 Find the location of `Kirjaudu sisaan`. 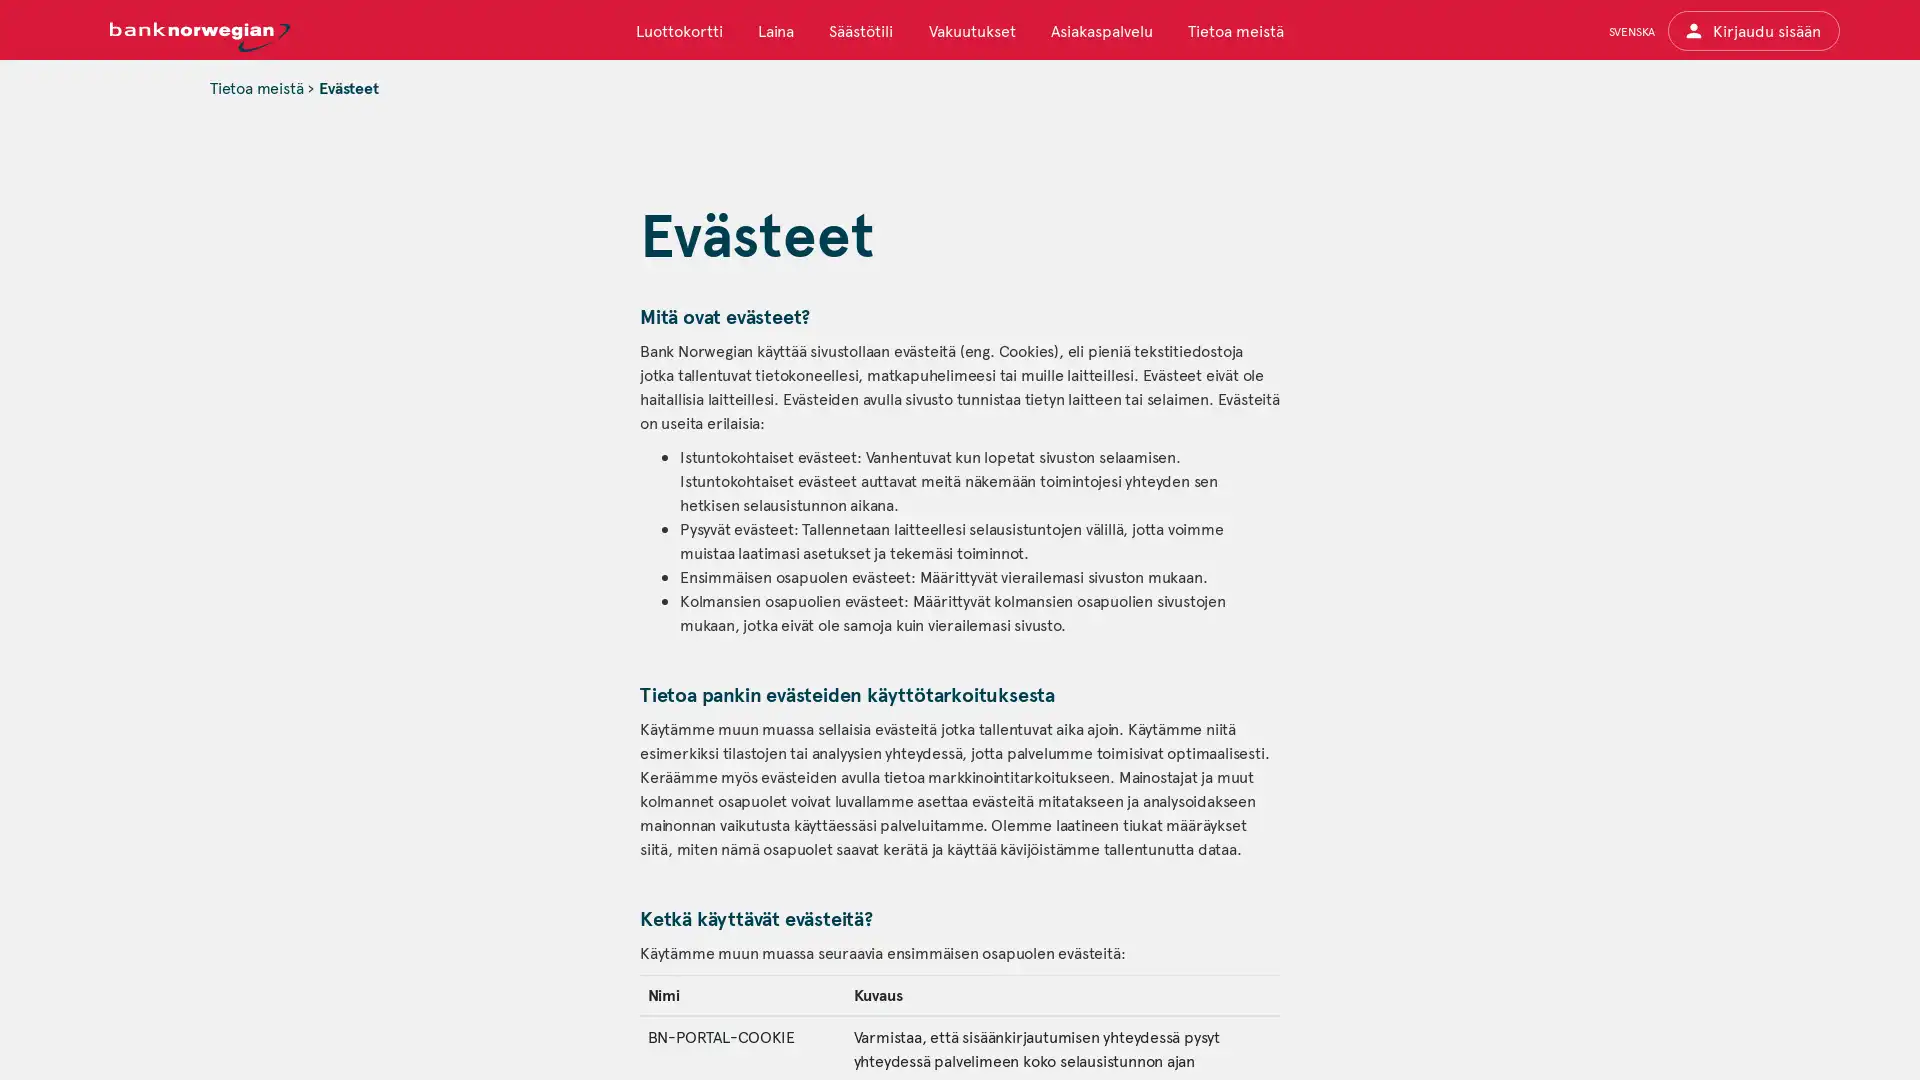

Kirjaudu sisaan is located at coordinates (1752, 30).